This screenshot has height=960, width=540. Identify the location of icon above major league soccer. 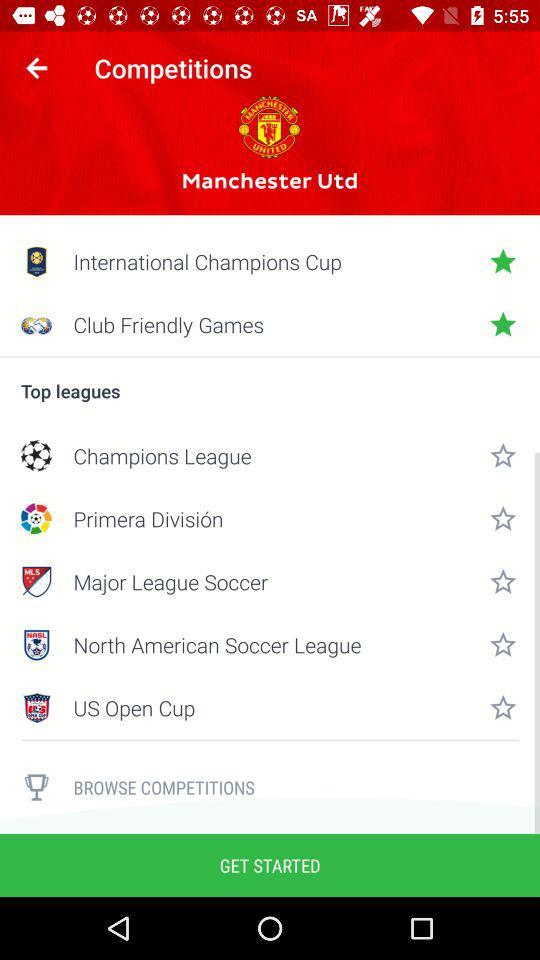
(270, 517).